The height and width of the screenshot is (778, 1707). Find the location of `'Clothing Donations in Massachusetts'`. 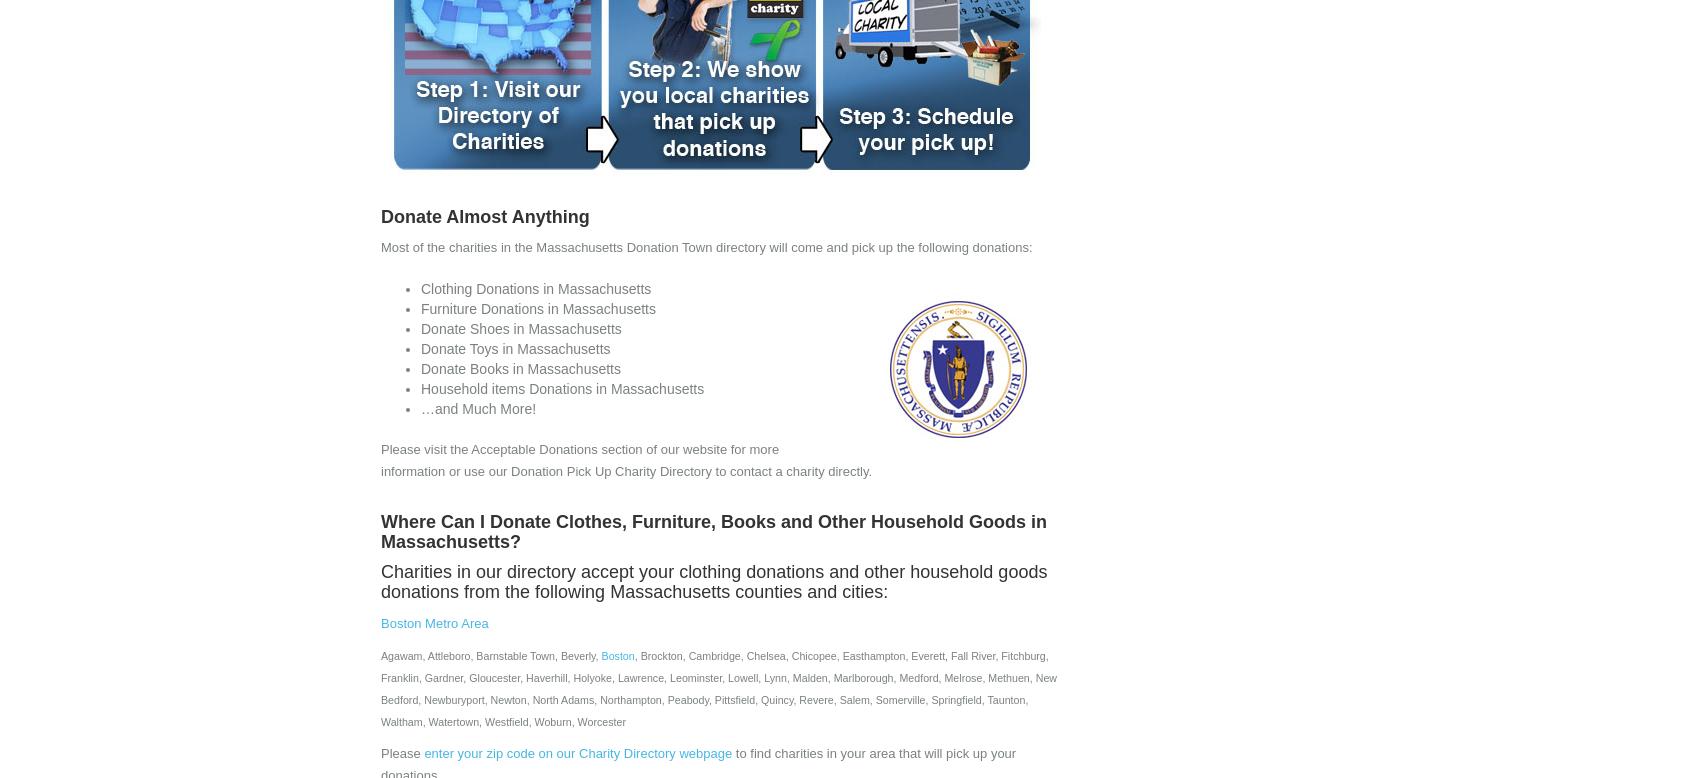

'Clothing Donations in Massachusetts' is located at coordinates (535, 289).